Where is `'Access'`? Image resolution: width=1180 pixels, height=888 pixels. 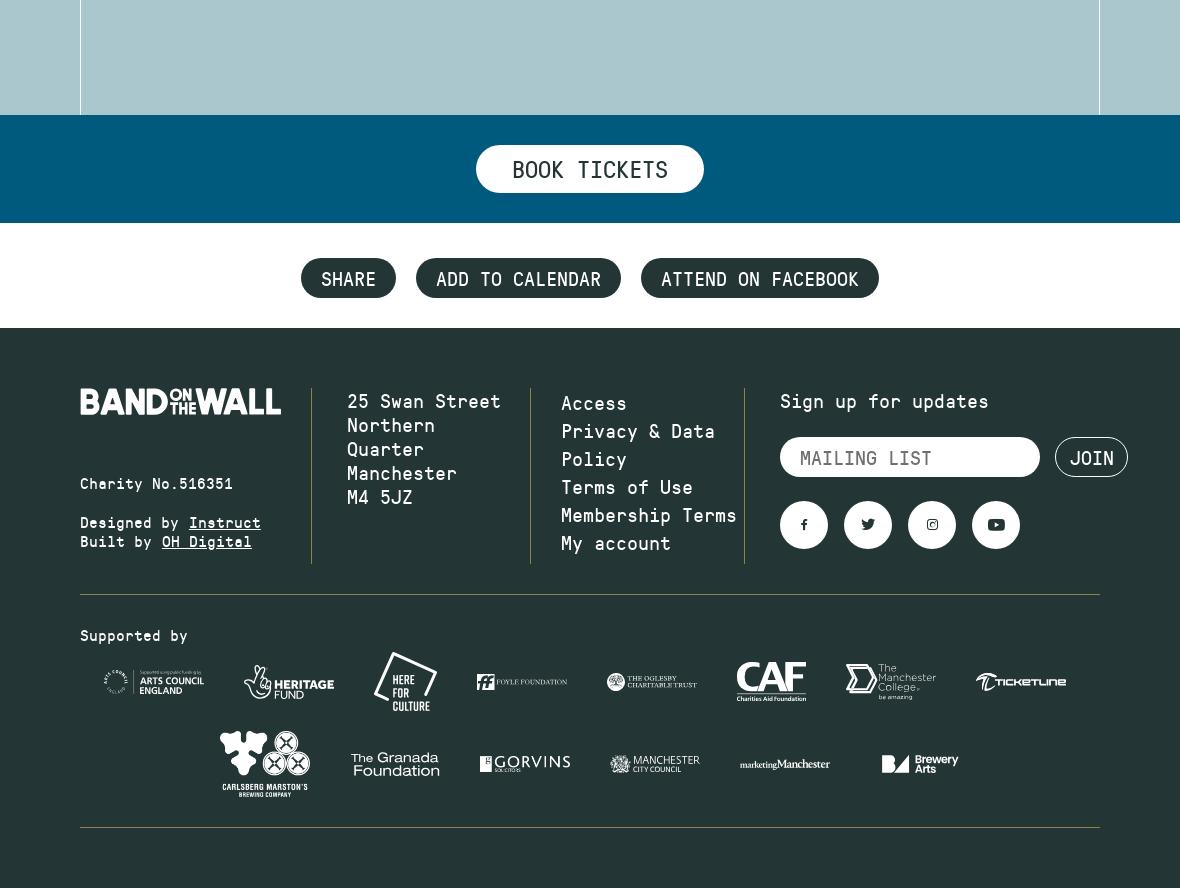
'Access' is located at coordinates (593, 400).